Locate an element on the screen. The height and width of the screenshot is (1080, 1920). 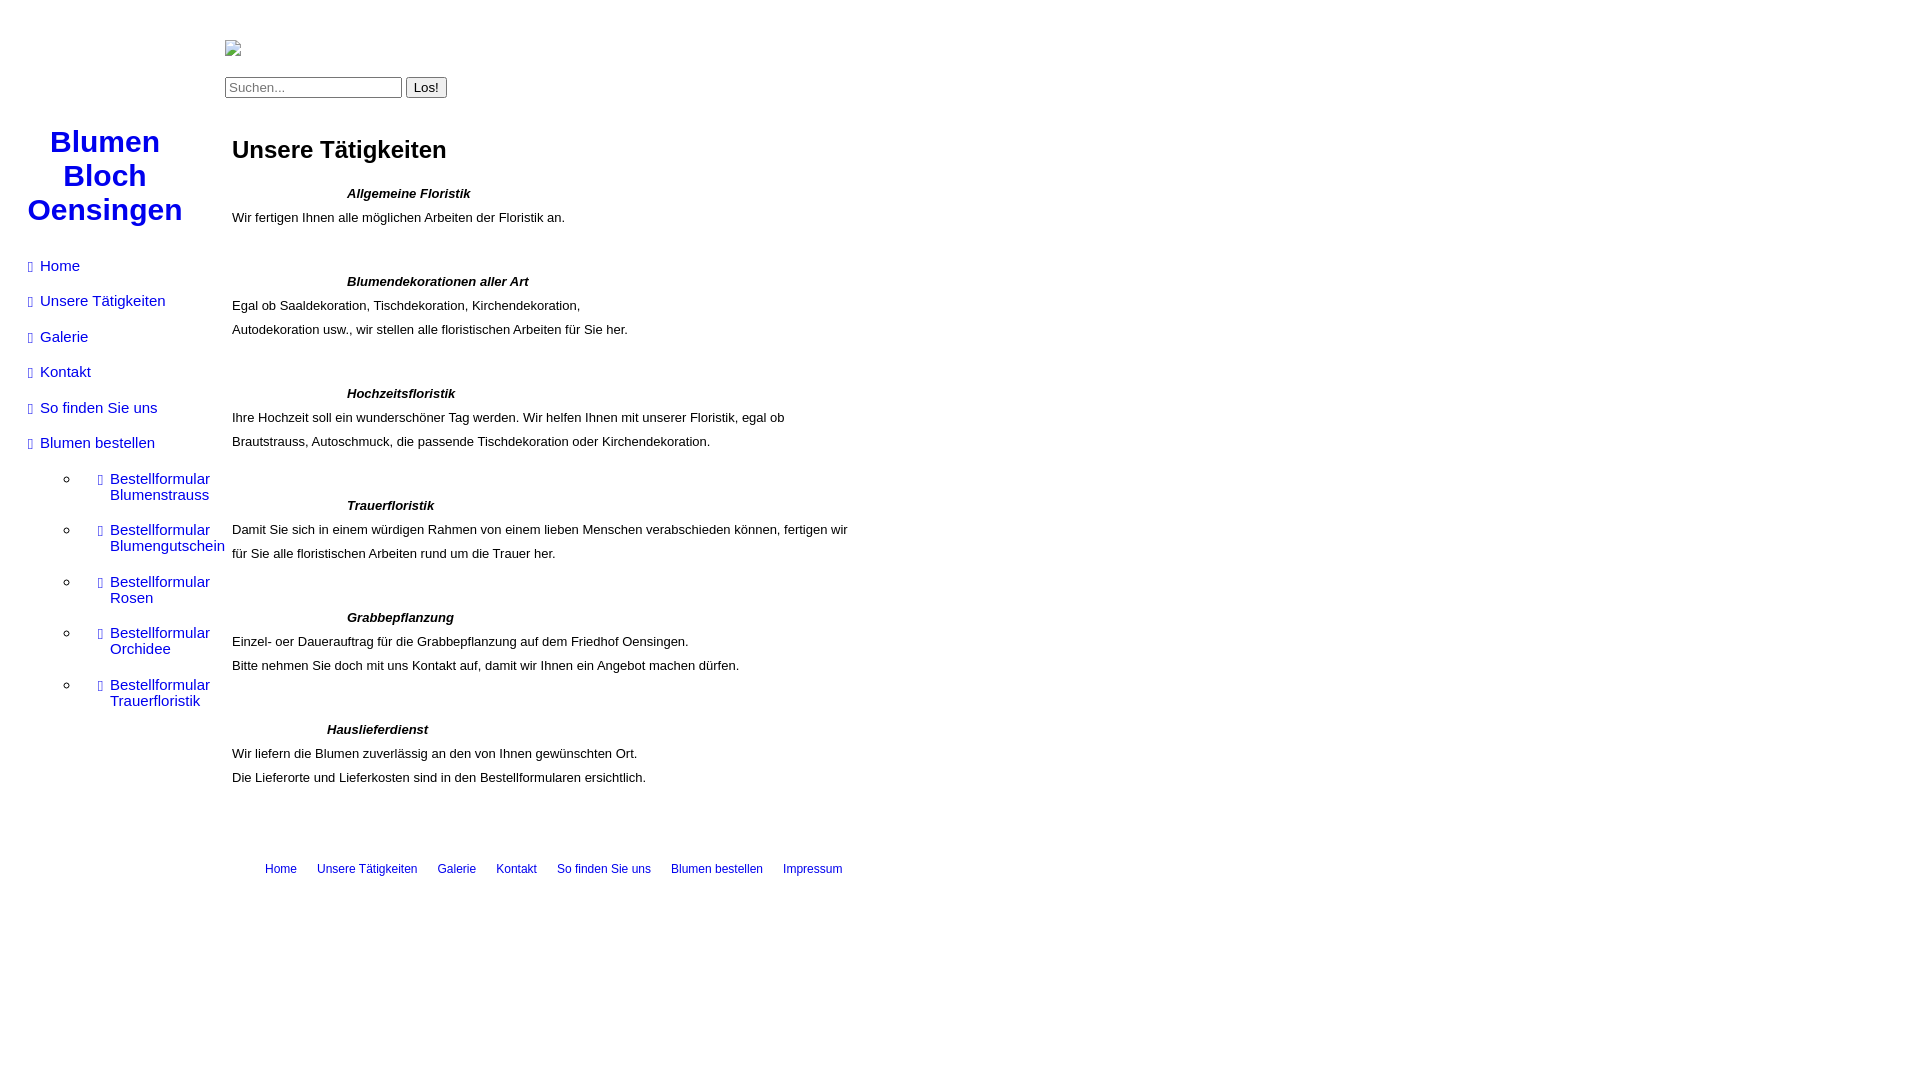
'Bestellformular Orchidee' is located at coordinates (86, 640).